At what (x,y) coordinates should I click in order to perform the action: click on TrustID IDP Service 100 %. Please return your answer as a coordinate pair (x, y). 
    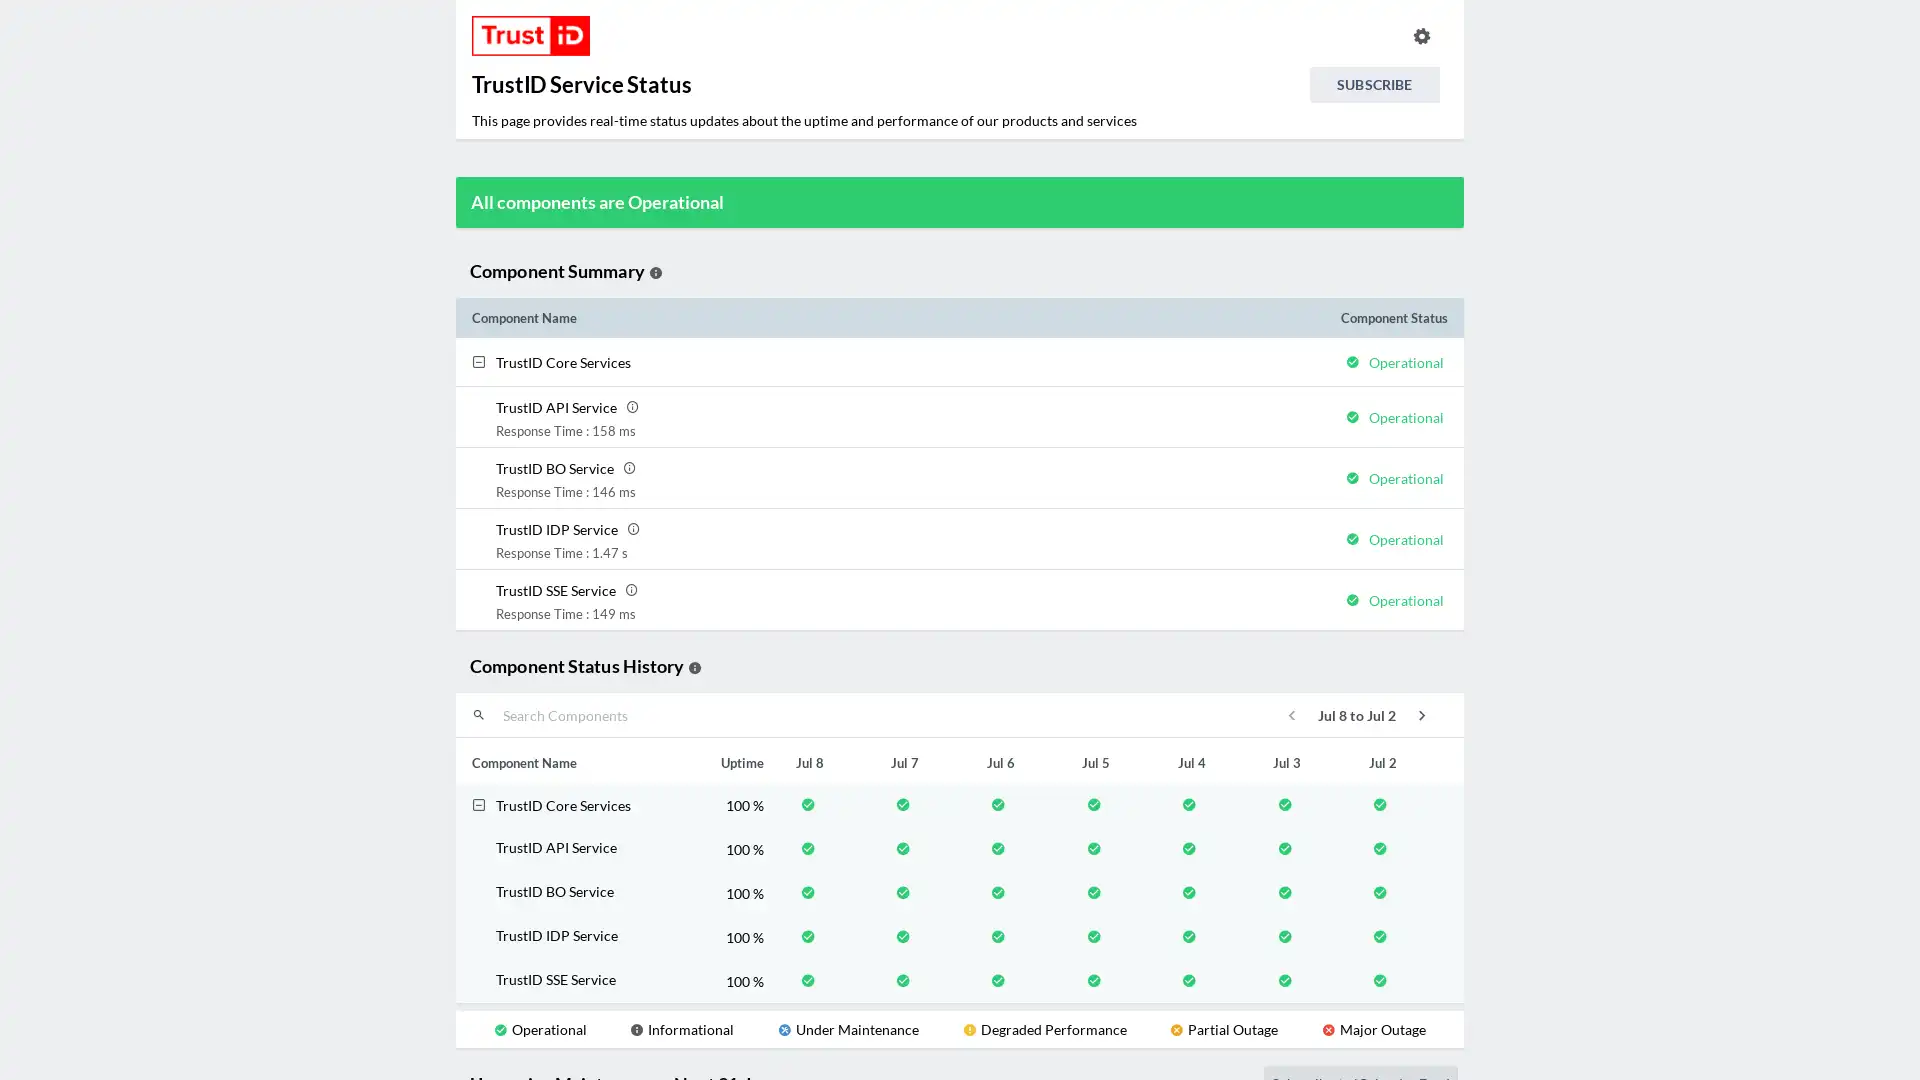
    Looking at the image, I should click on (960, 937).